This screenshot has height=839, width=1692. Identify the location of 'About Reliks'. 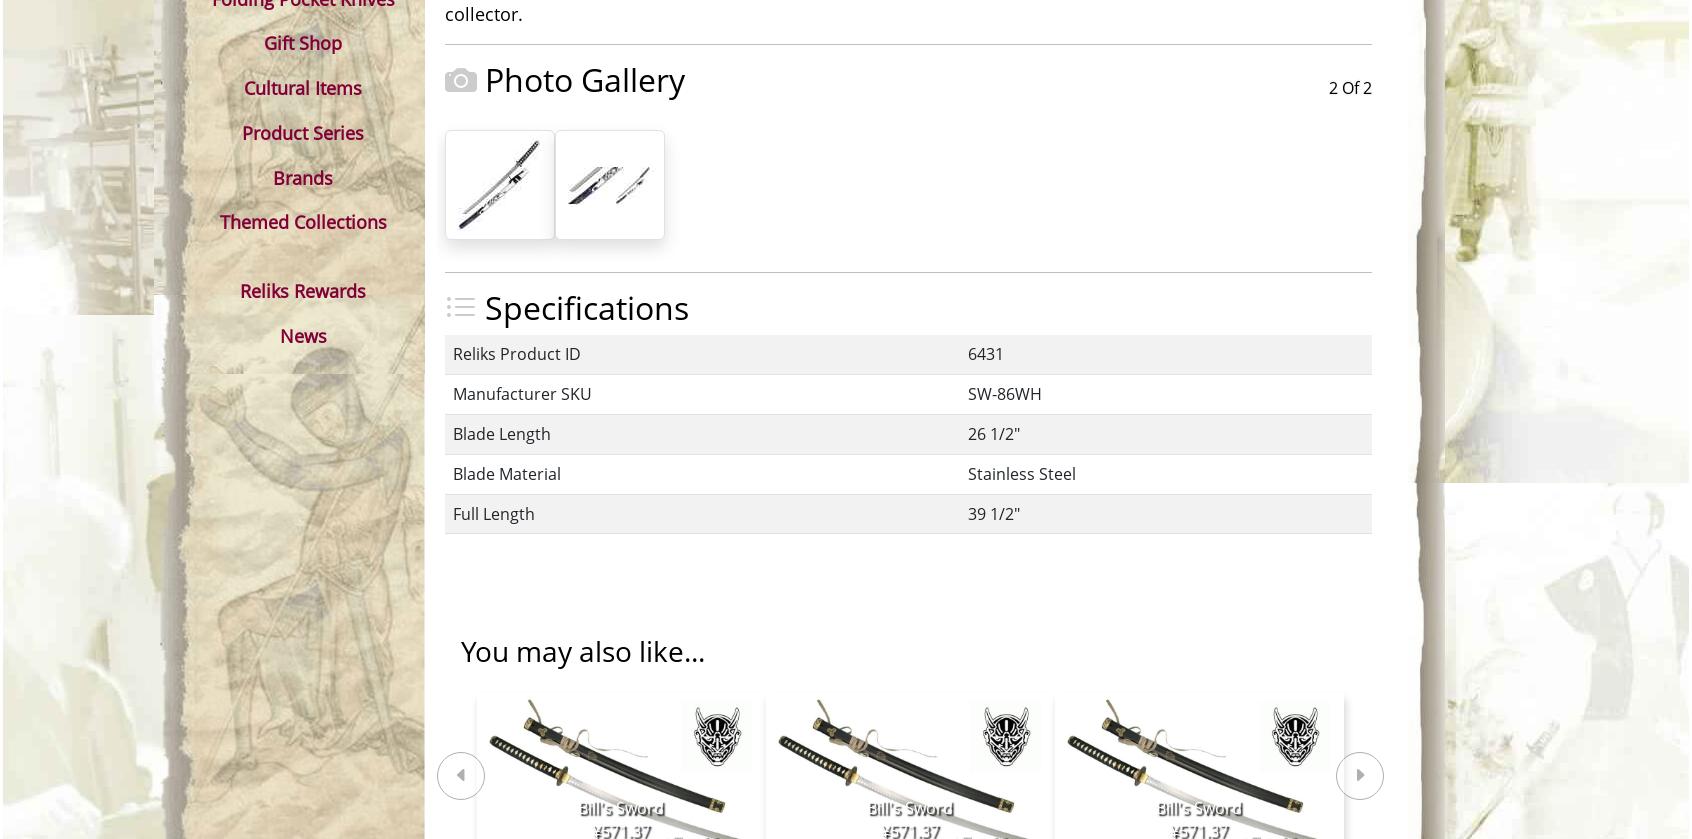
(1004, 441).